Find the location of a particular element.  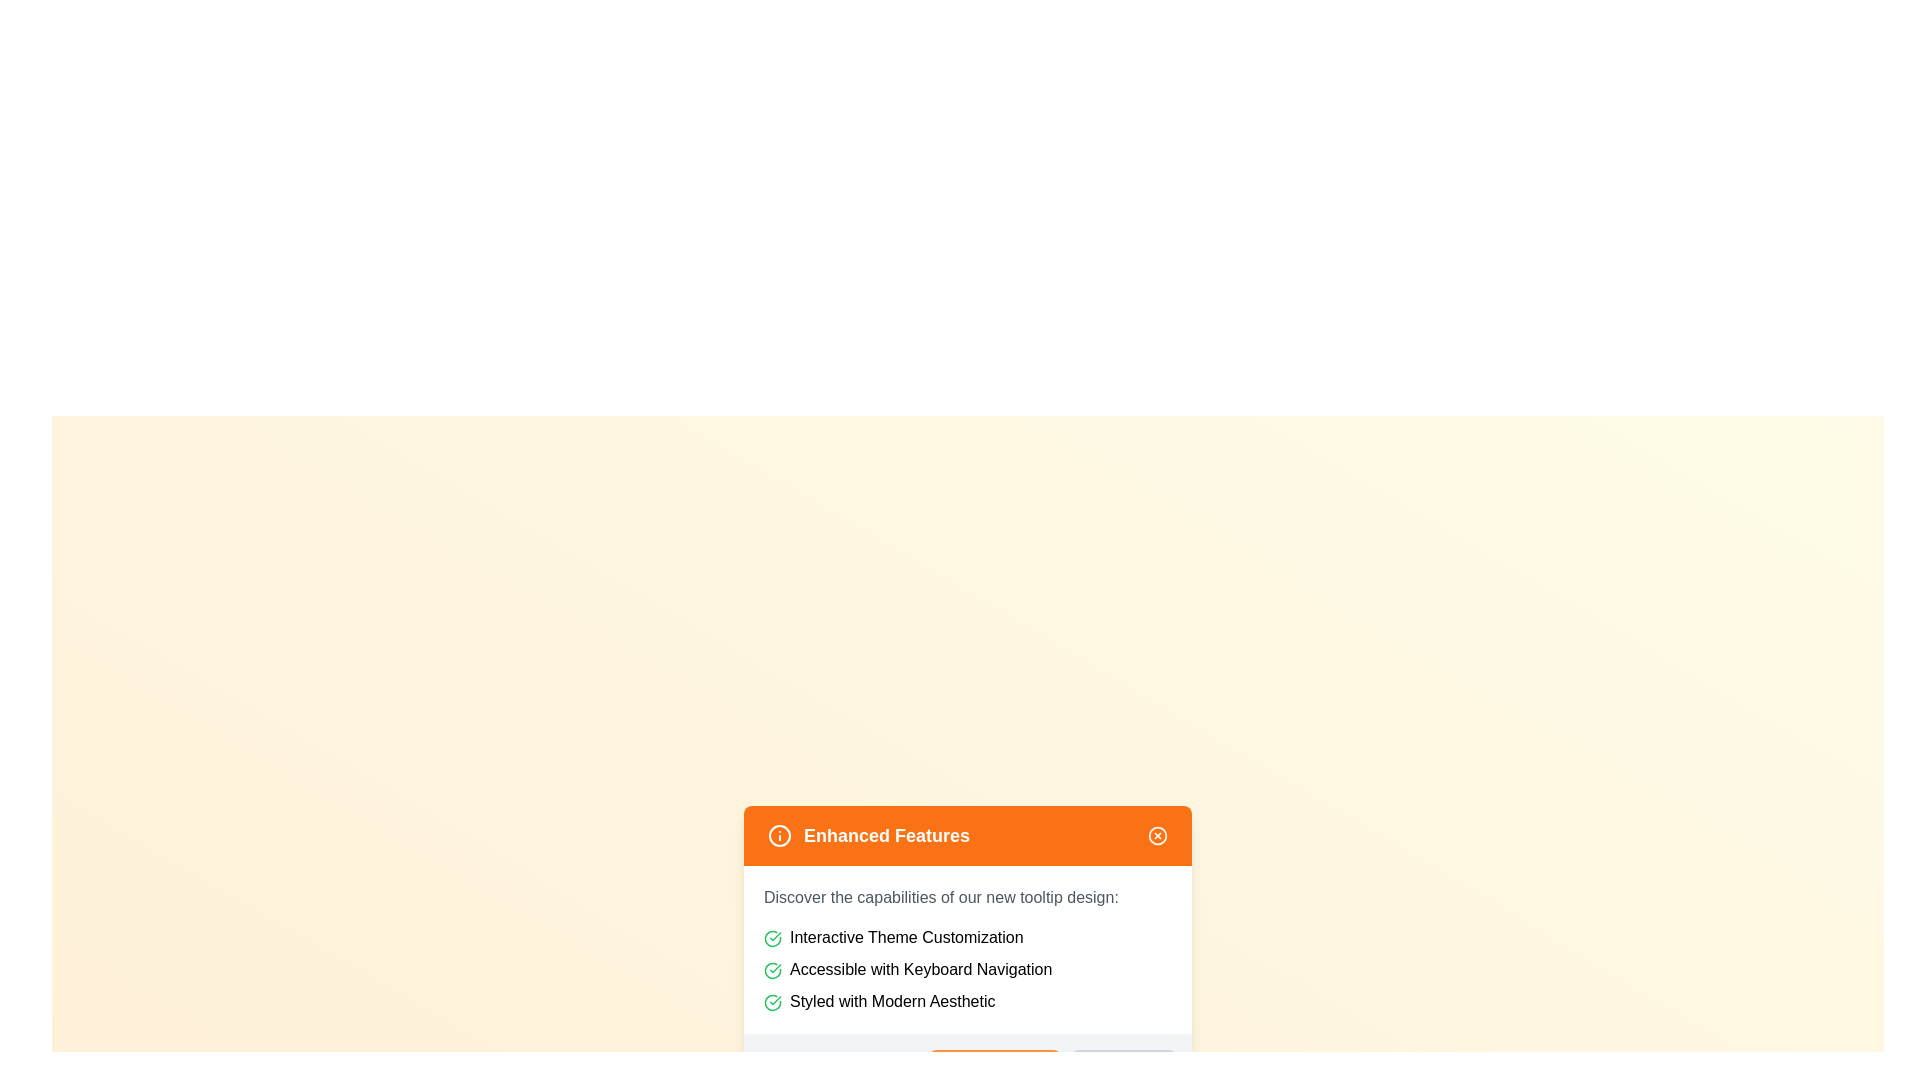

the green checkmark icon enclosed in a circle, which is the first icon in the list under 'Interactive Theme Customization' is located at coordinates (771, 937).